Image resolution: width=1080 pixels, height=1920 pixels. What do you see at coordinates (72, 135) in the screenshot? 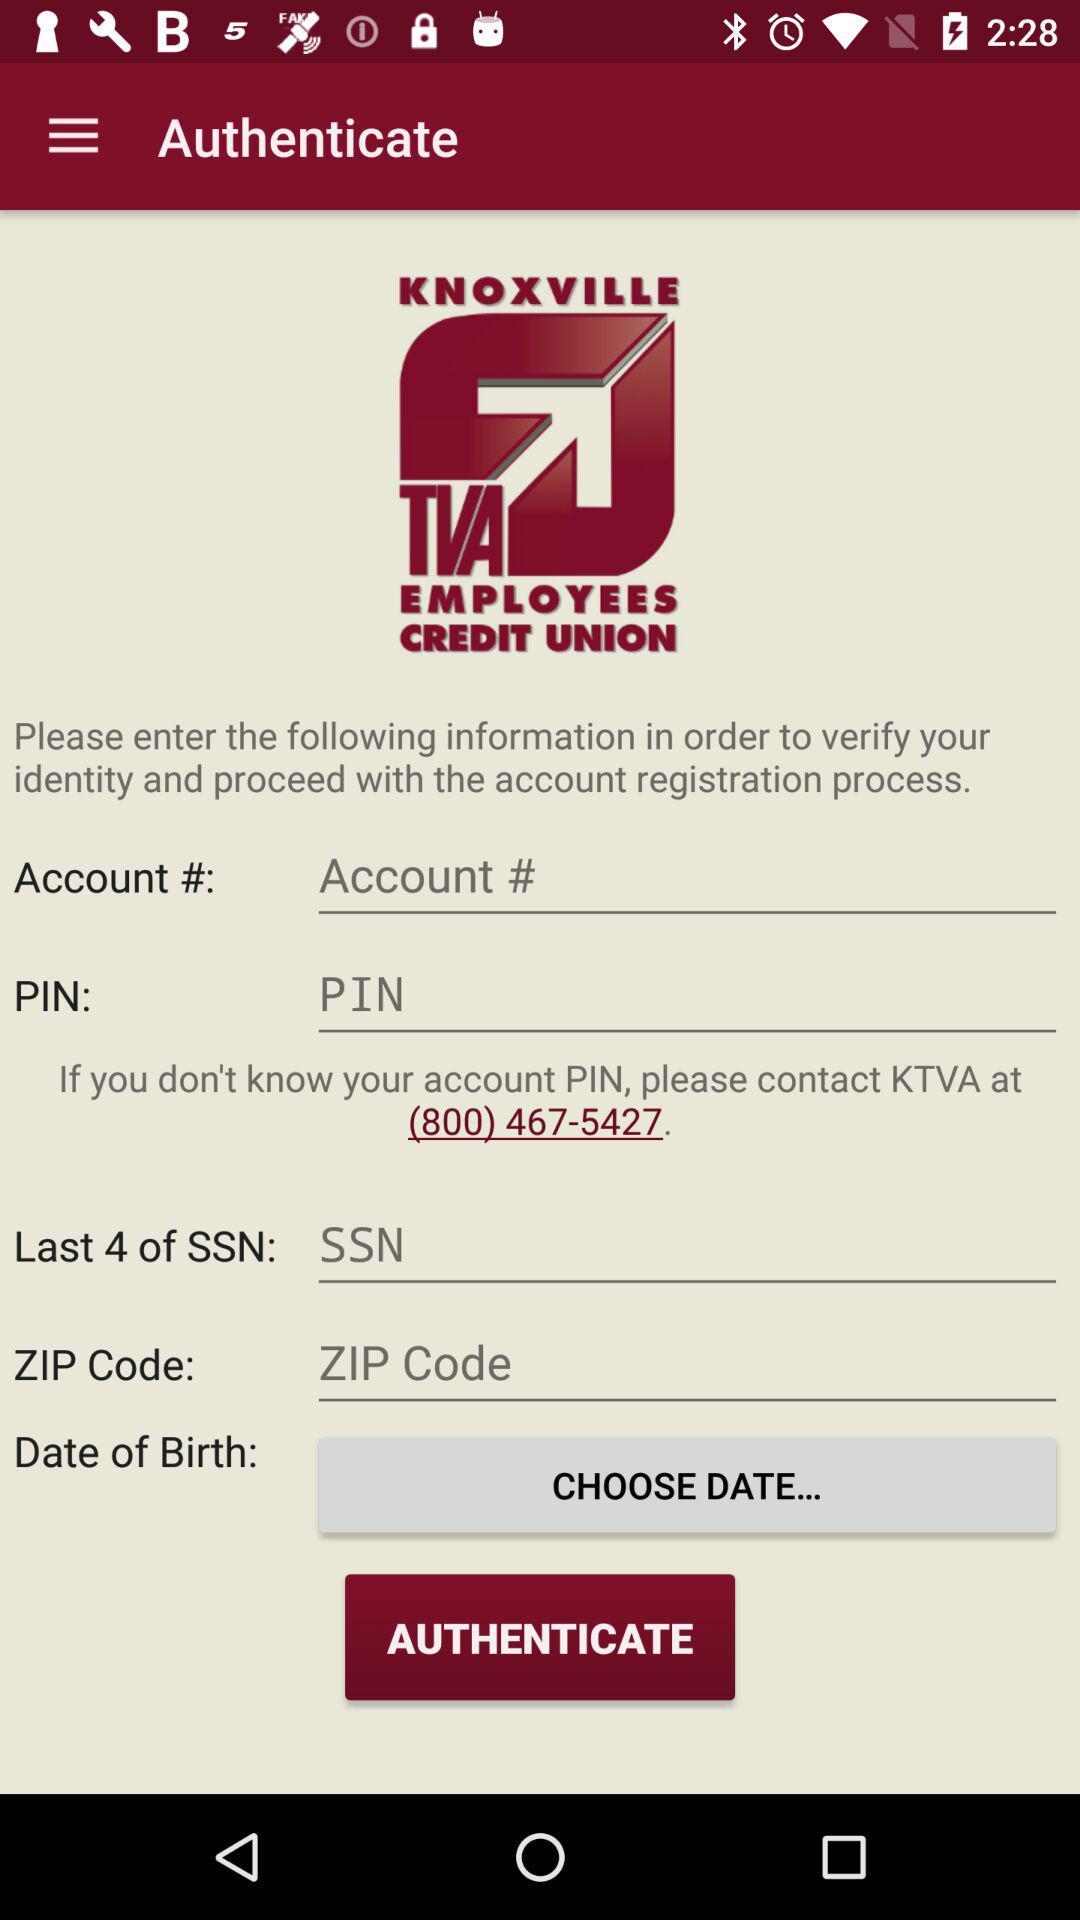
I see `the icon next to authenticate` at bounding box center [72, 135].